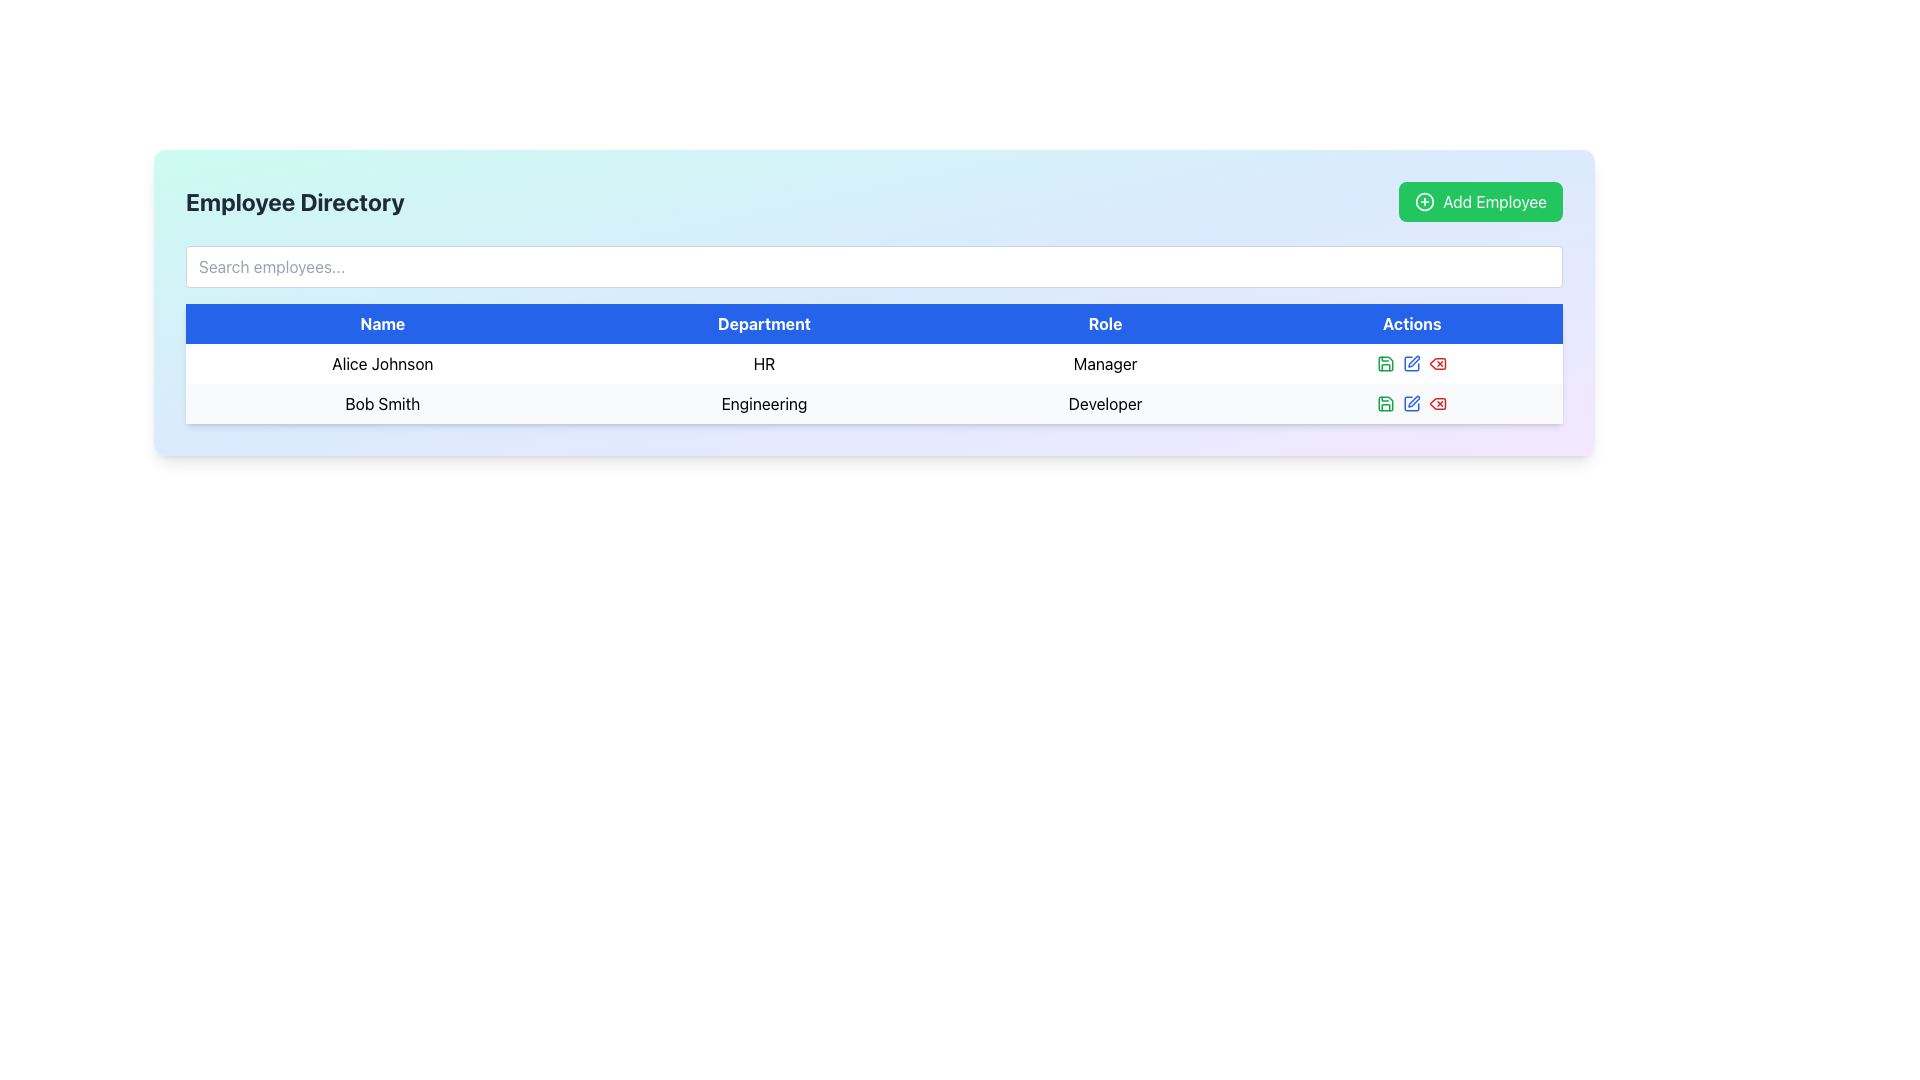  Describe the element at coordinates (1413, 361) in the screenshot. I see `the edit icon for Bob Smith's entry in the action icons row to initiate the edit action` at that location.